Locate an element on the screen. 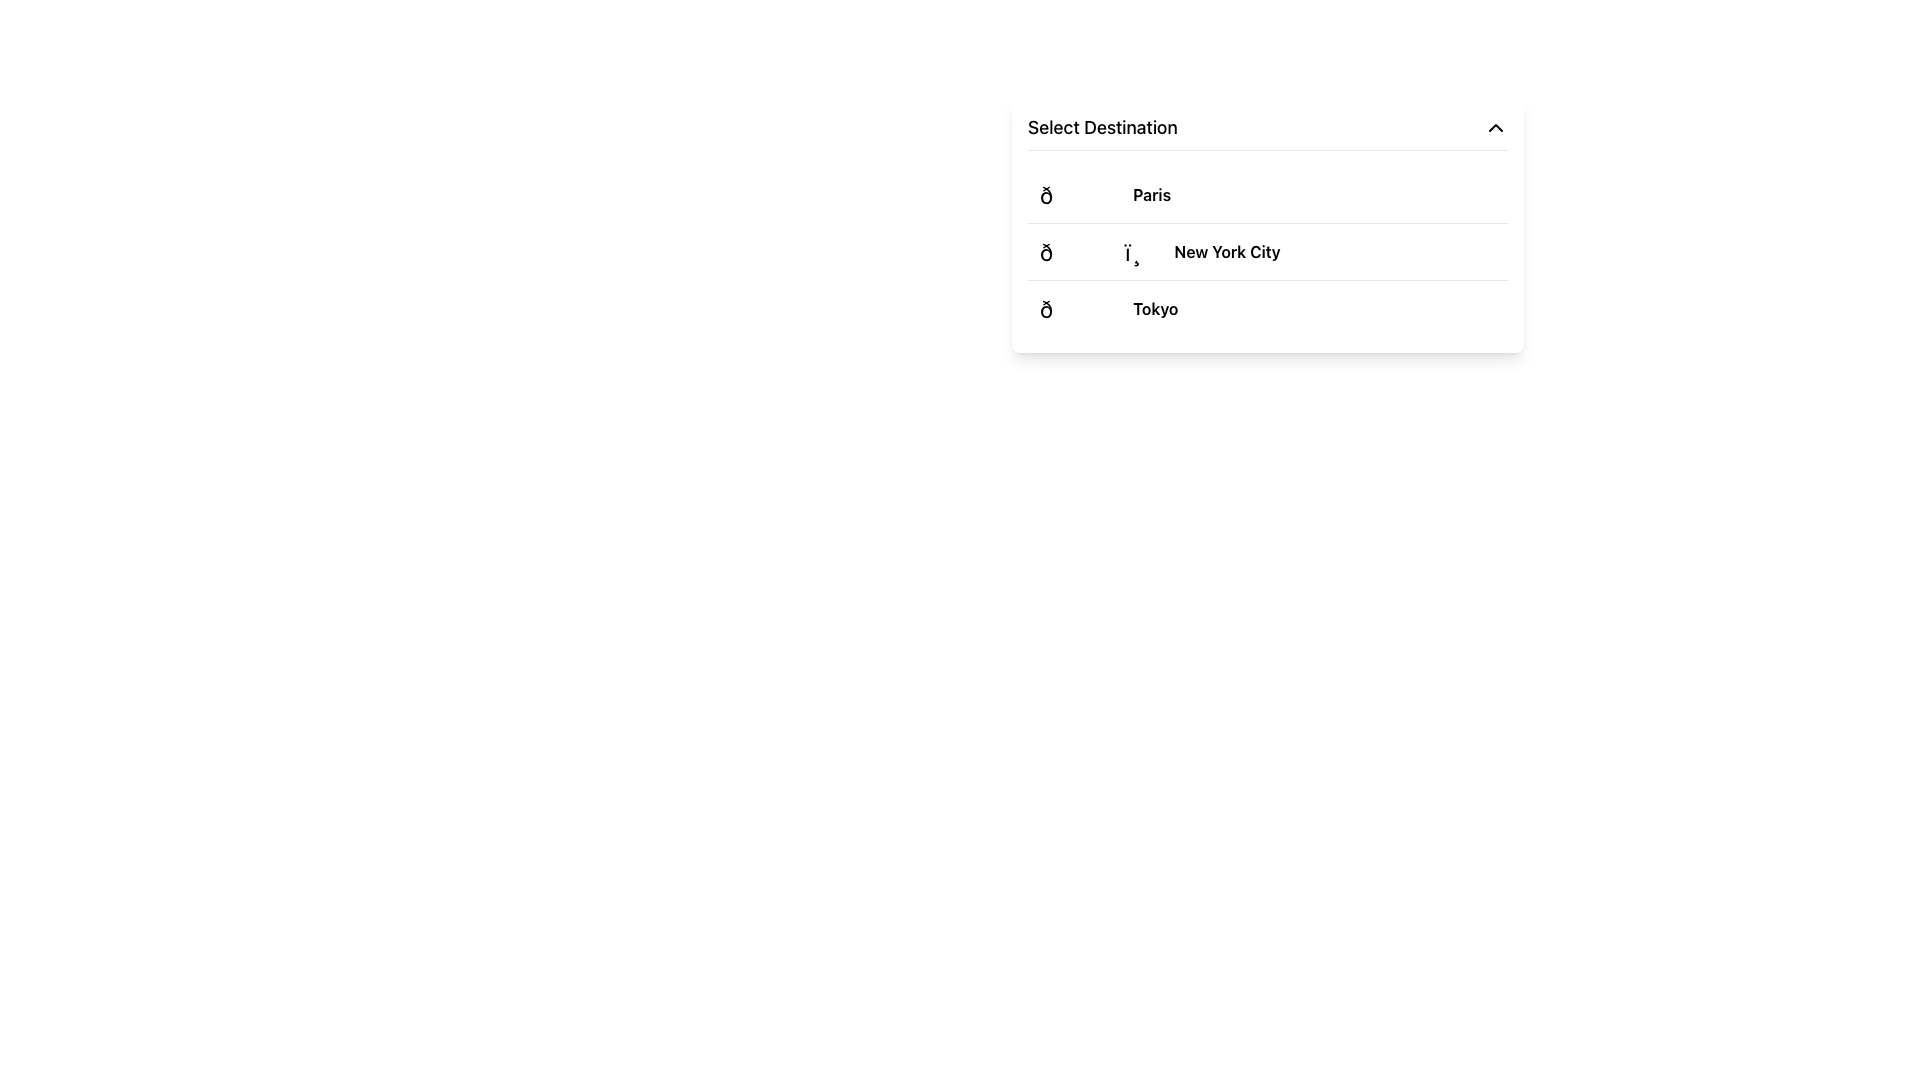 Image resolution: width=1920 pixels, height=1080 pixels. the toggle button located at the far right of the 'Select Destination' row is located at coordinates (1496, 127).